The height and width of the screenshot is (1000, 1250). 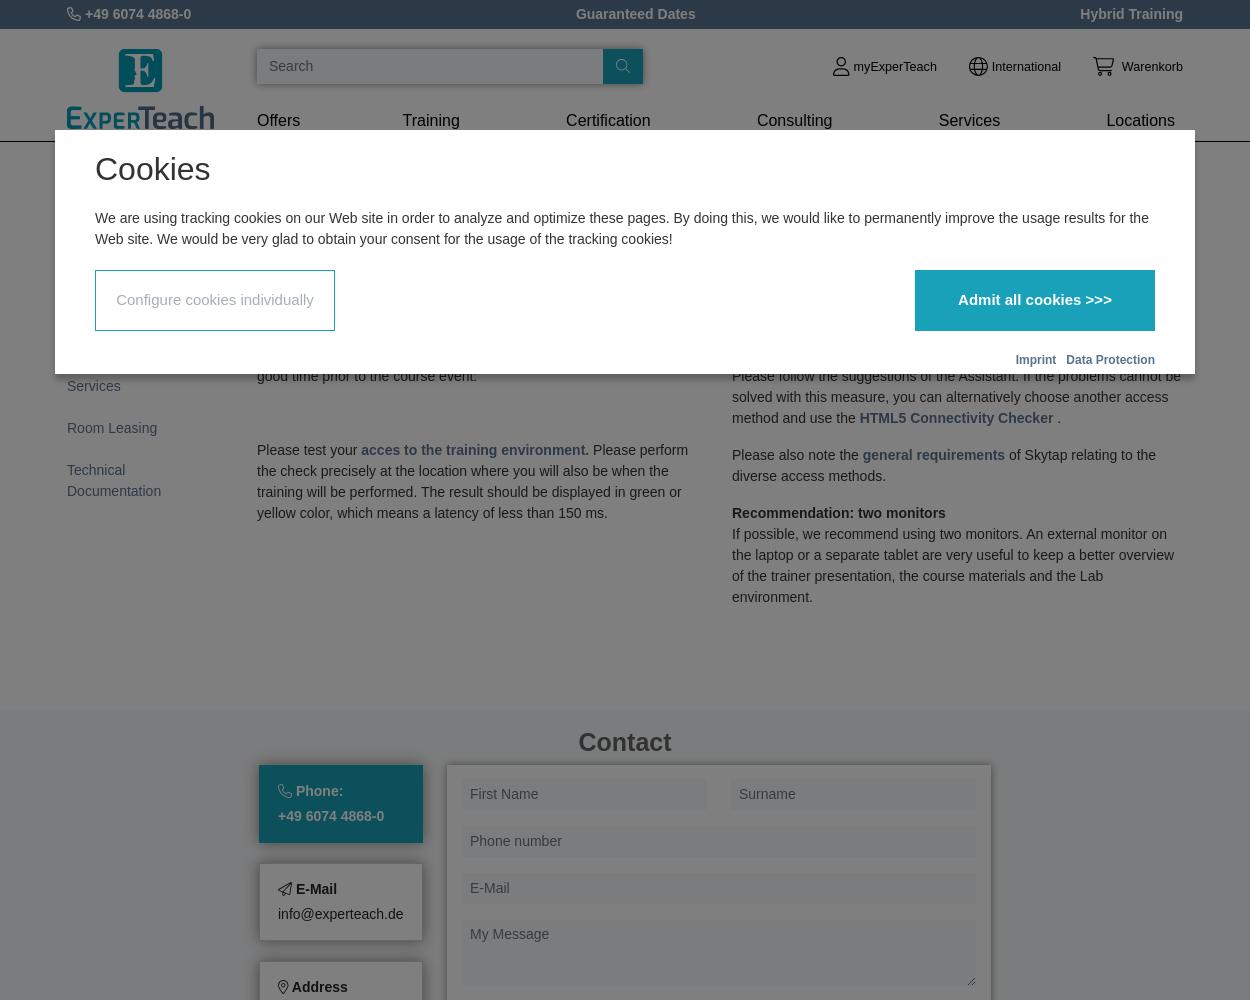 What do you see at coordinates (935, 454) in the screenshot?
I see `'general requirements'` at bounding box center [935, 454].